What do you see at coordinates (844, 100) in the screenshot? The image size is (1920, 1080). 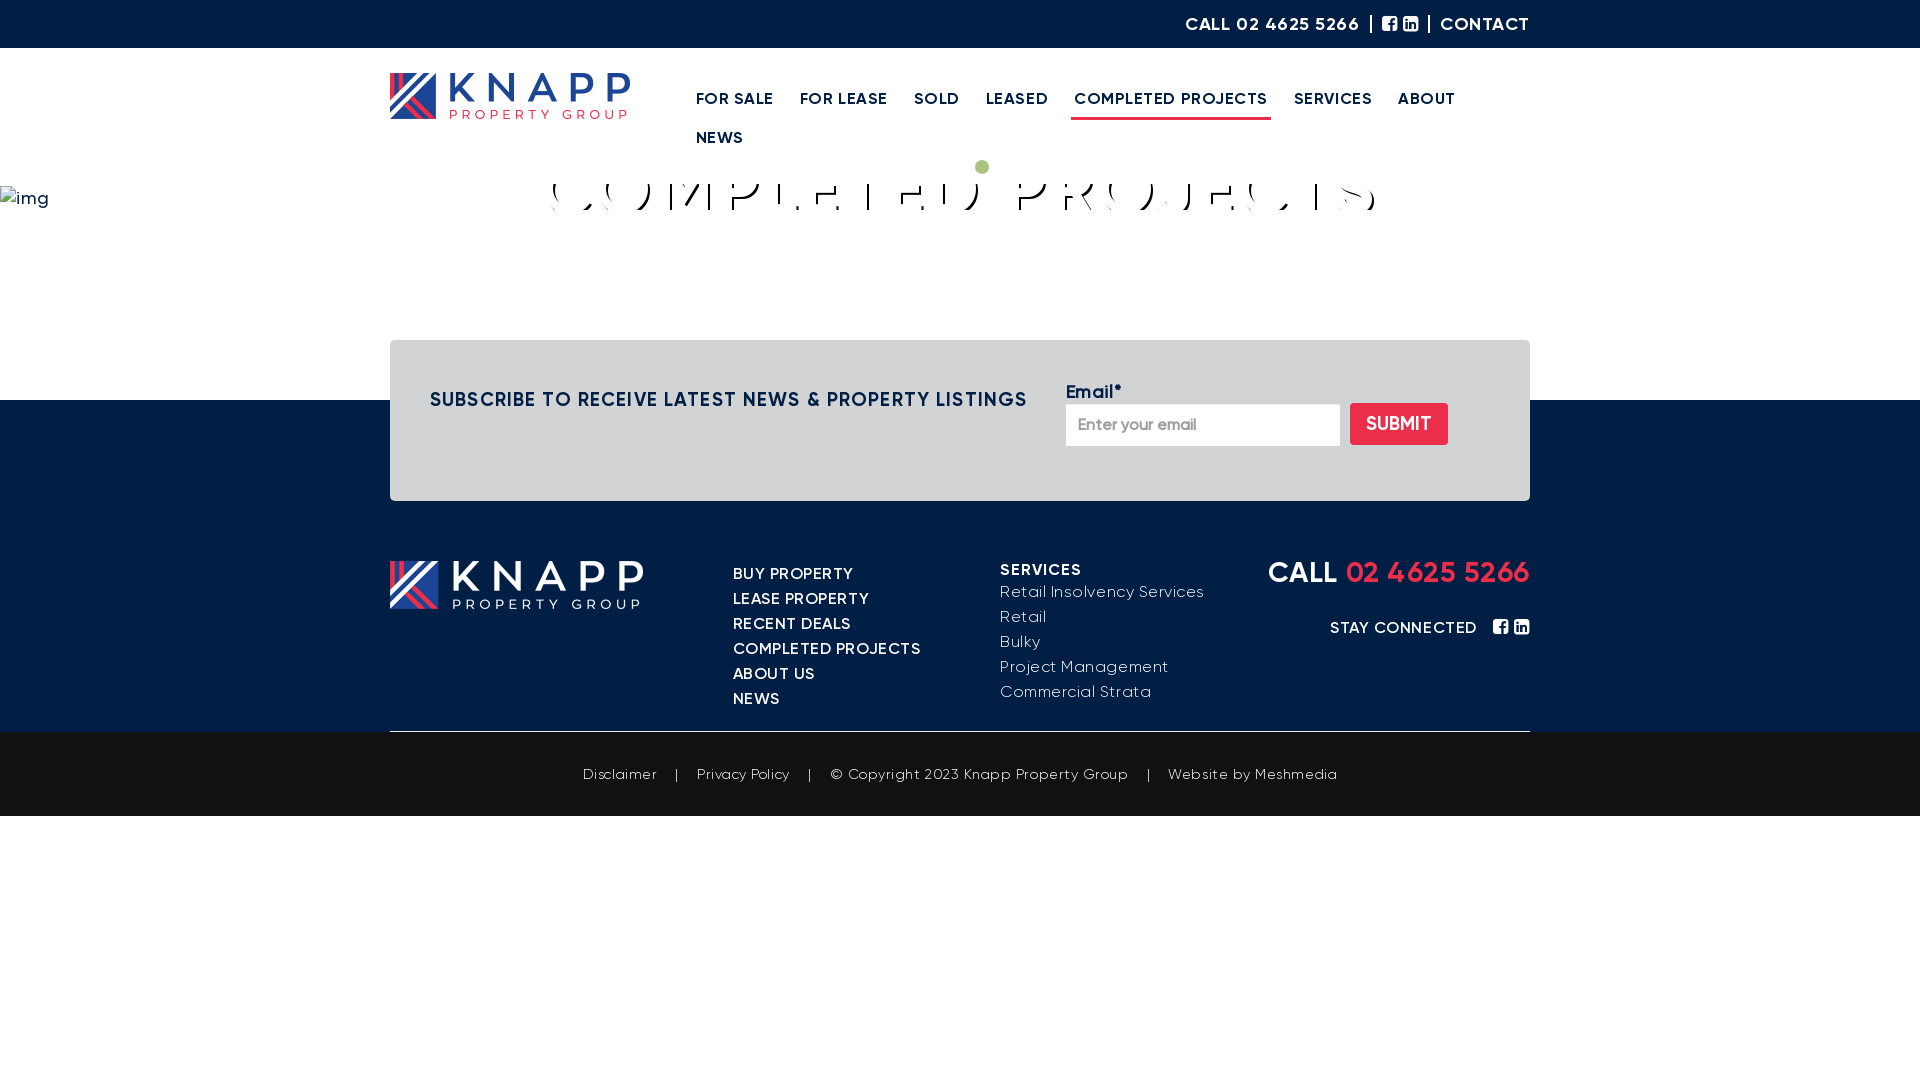 I see `'FOR LEASE'` at bounding box center [844, 100].